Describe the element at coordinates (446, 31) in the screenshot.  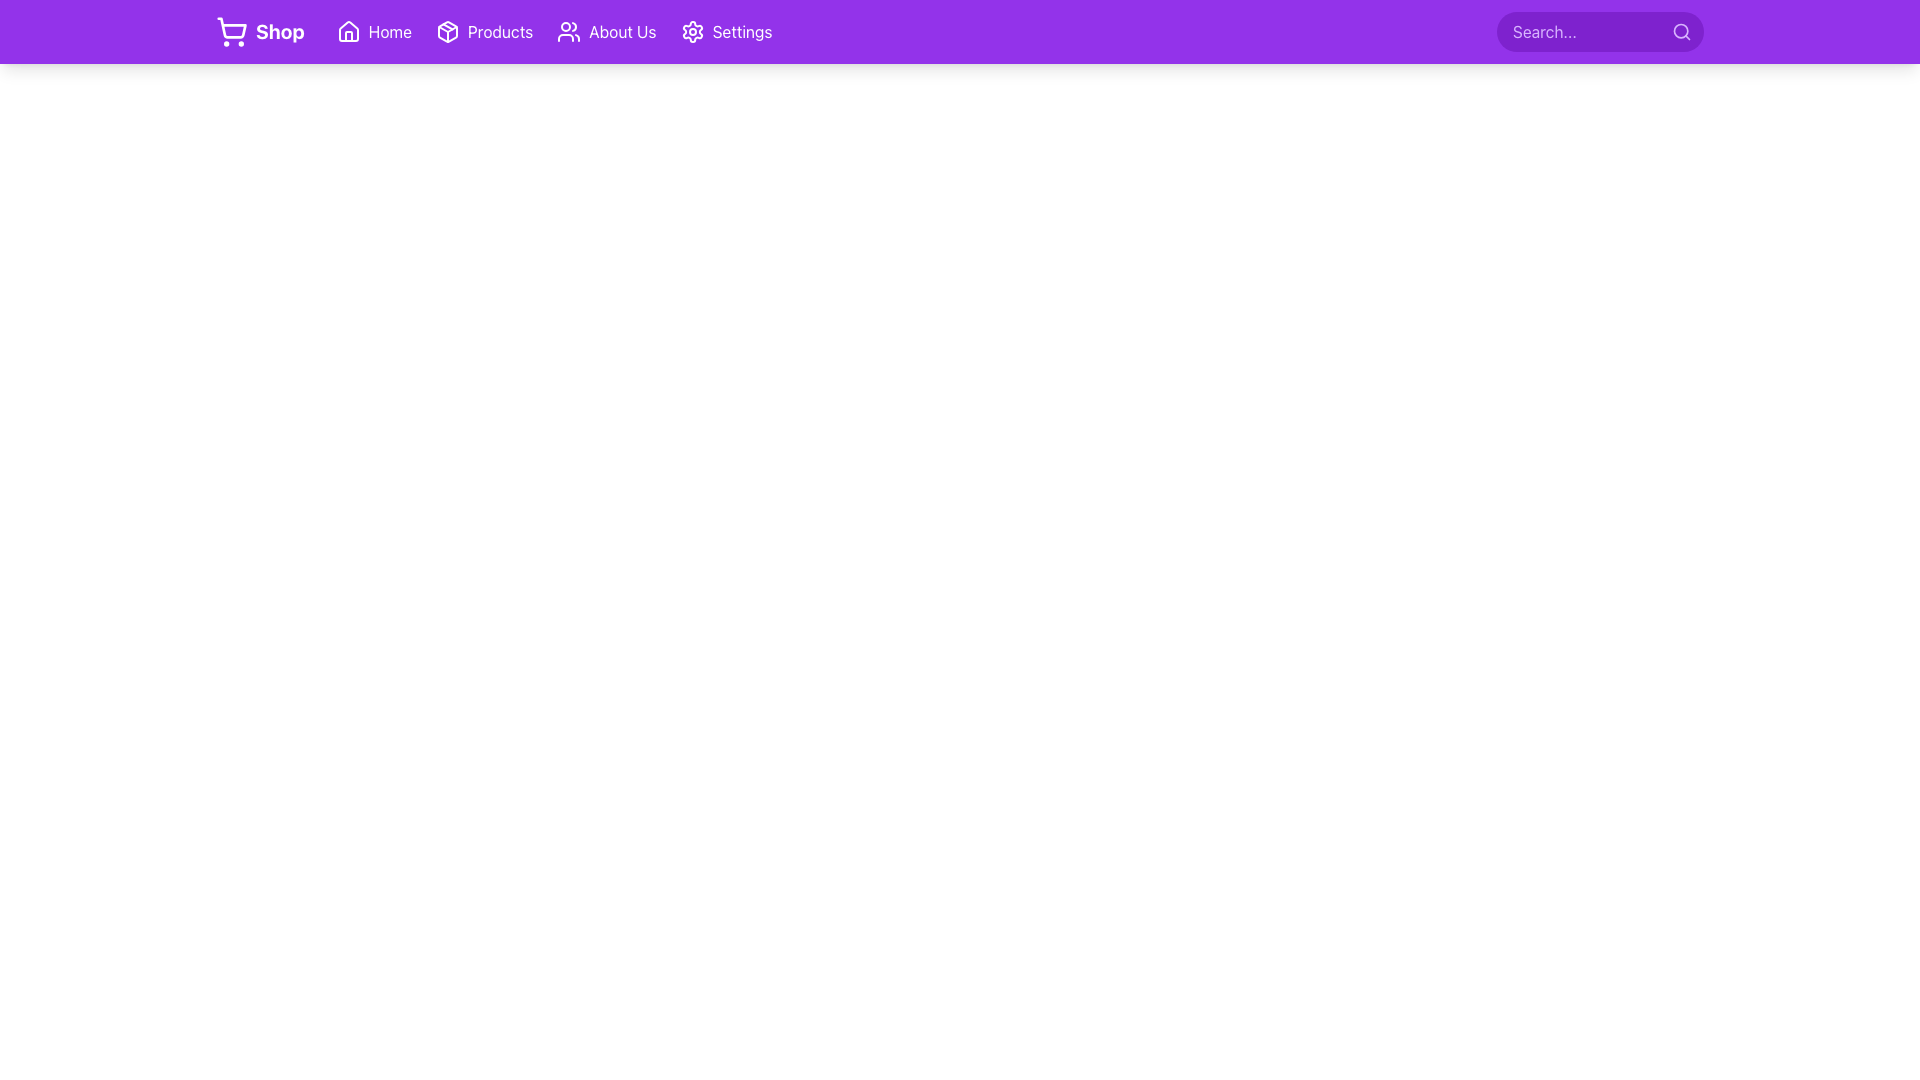
I see `the stylized 3D box icon located between the 'Home' and 'Products' menu items in the navigation bar` at that location.